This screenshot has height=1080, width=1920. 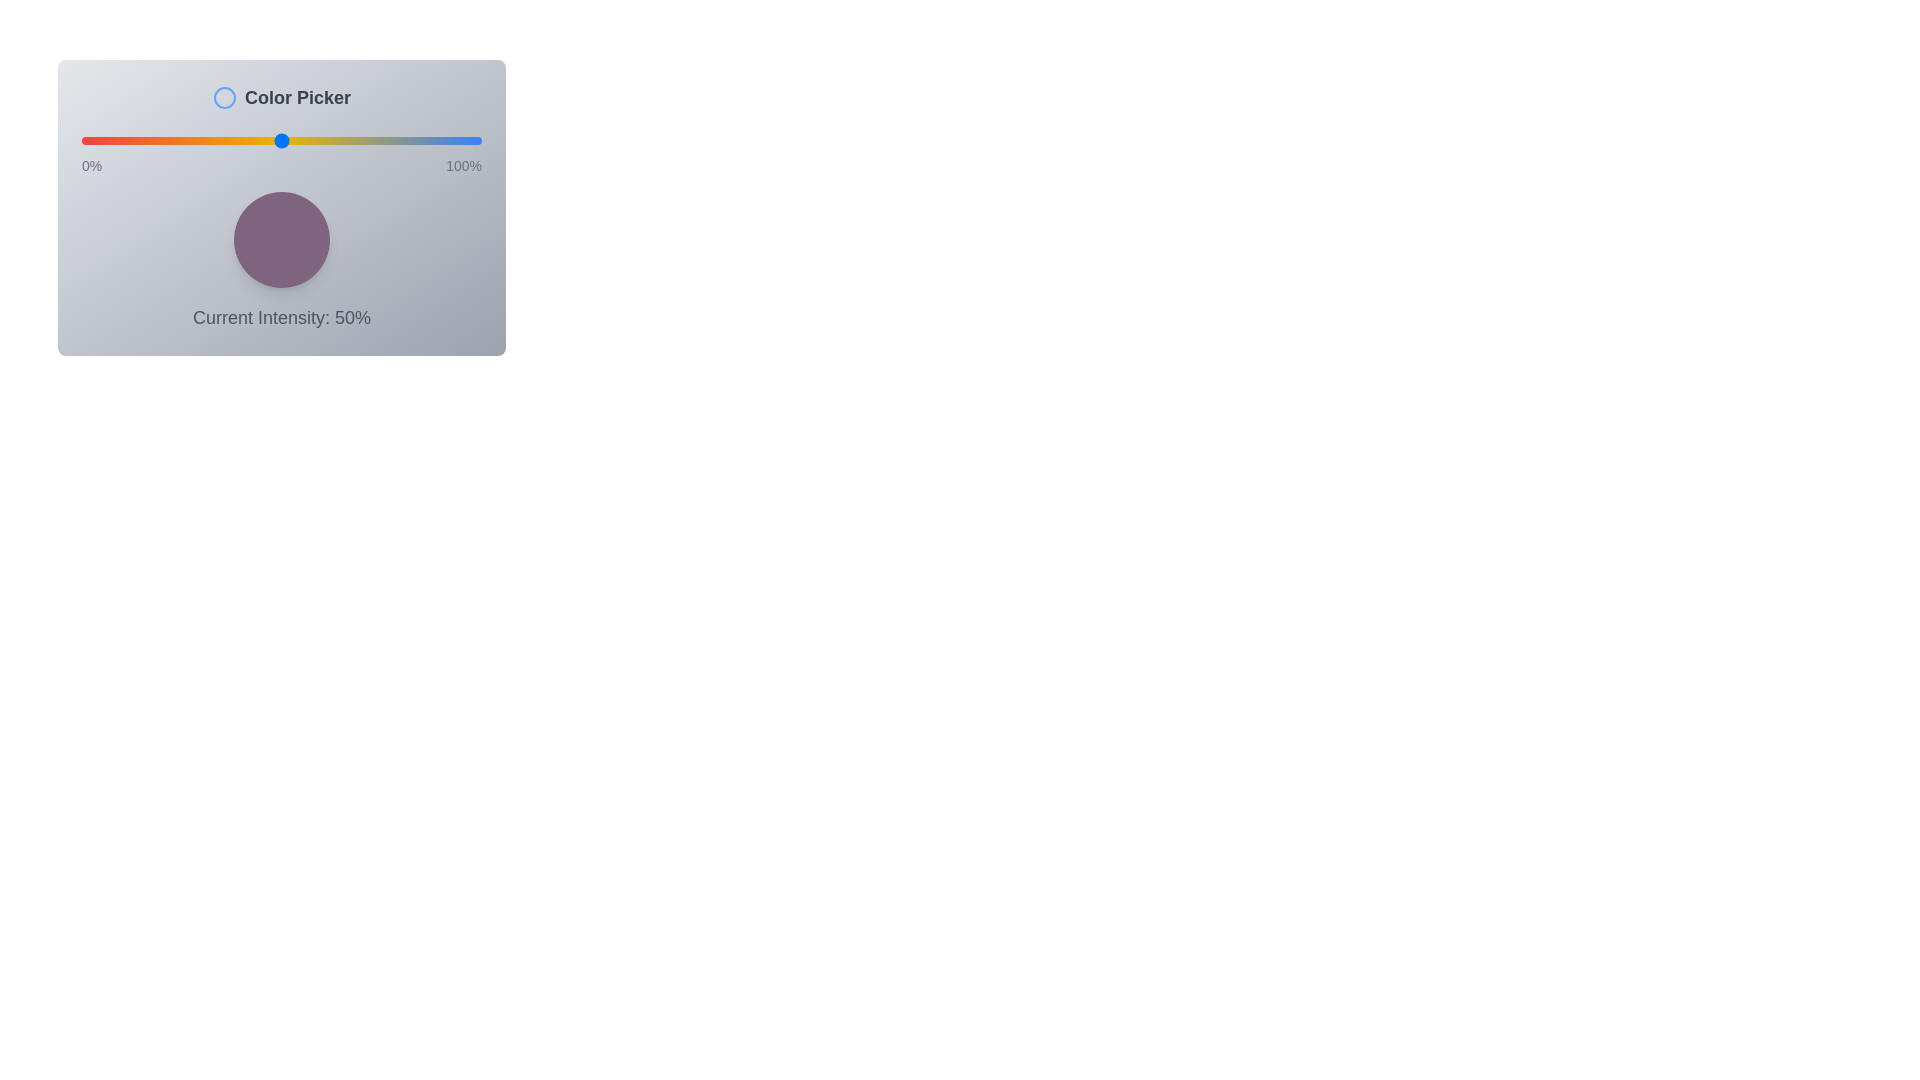 I want to click on the intensity slider to 90%, so click(x=440, y=140).